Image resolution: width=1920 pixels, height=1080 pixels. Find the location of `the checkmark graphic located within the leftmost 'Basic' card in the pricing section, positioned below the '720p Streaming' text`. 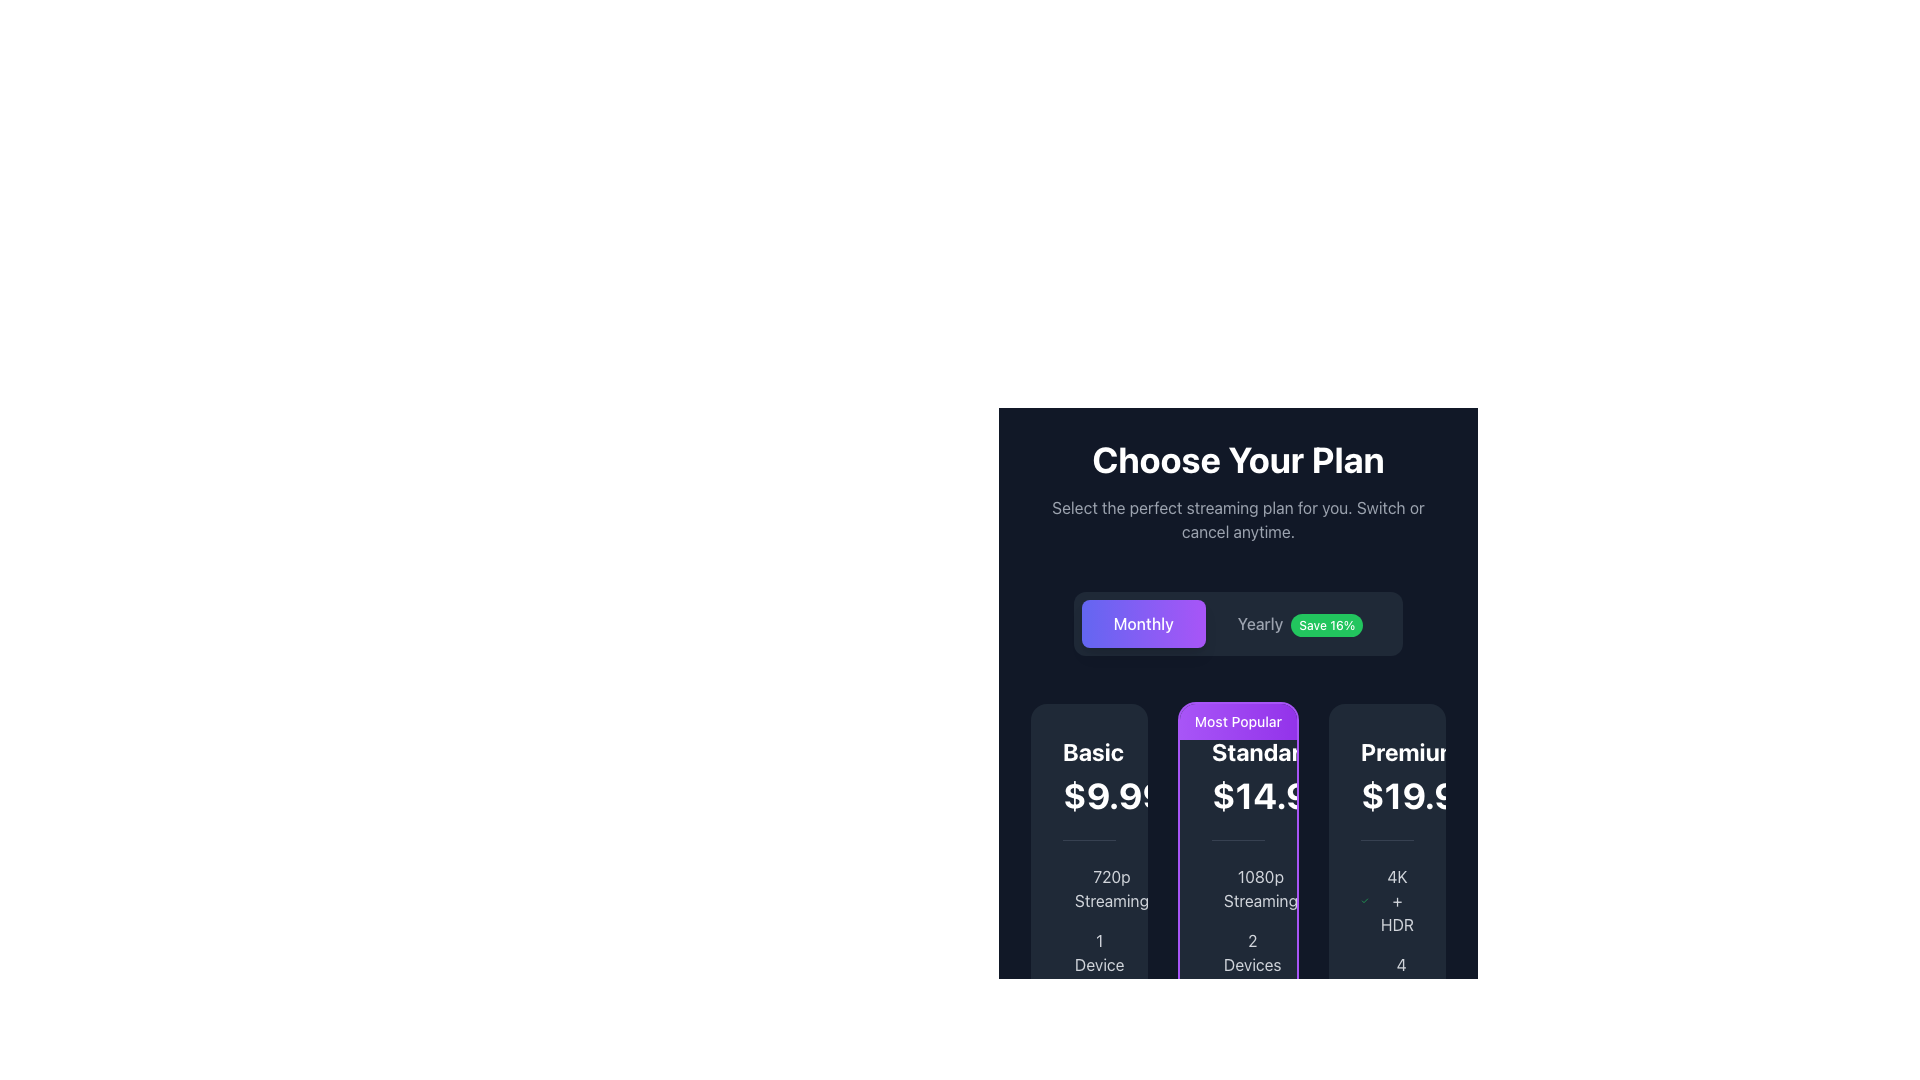

the checkmark graphic located within the leftmost 'Basic' card in the pricing section, positioned below the '720p Streaming' text is located at coordinates (1074, 889).